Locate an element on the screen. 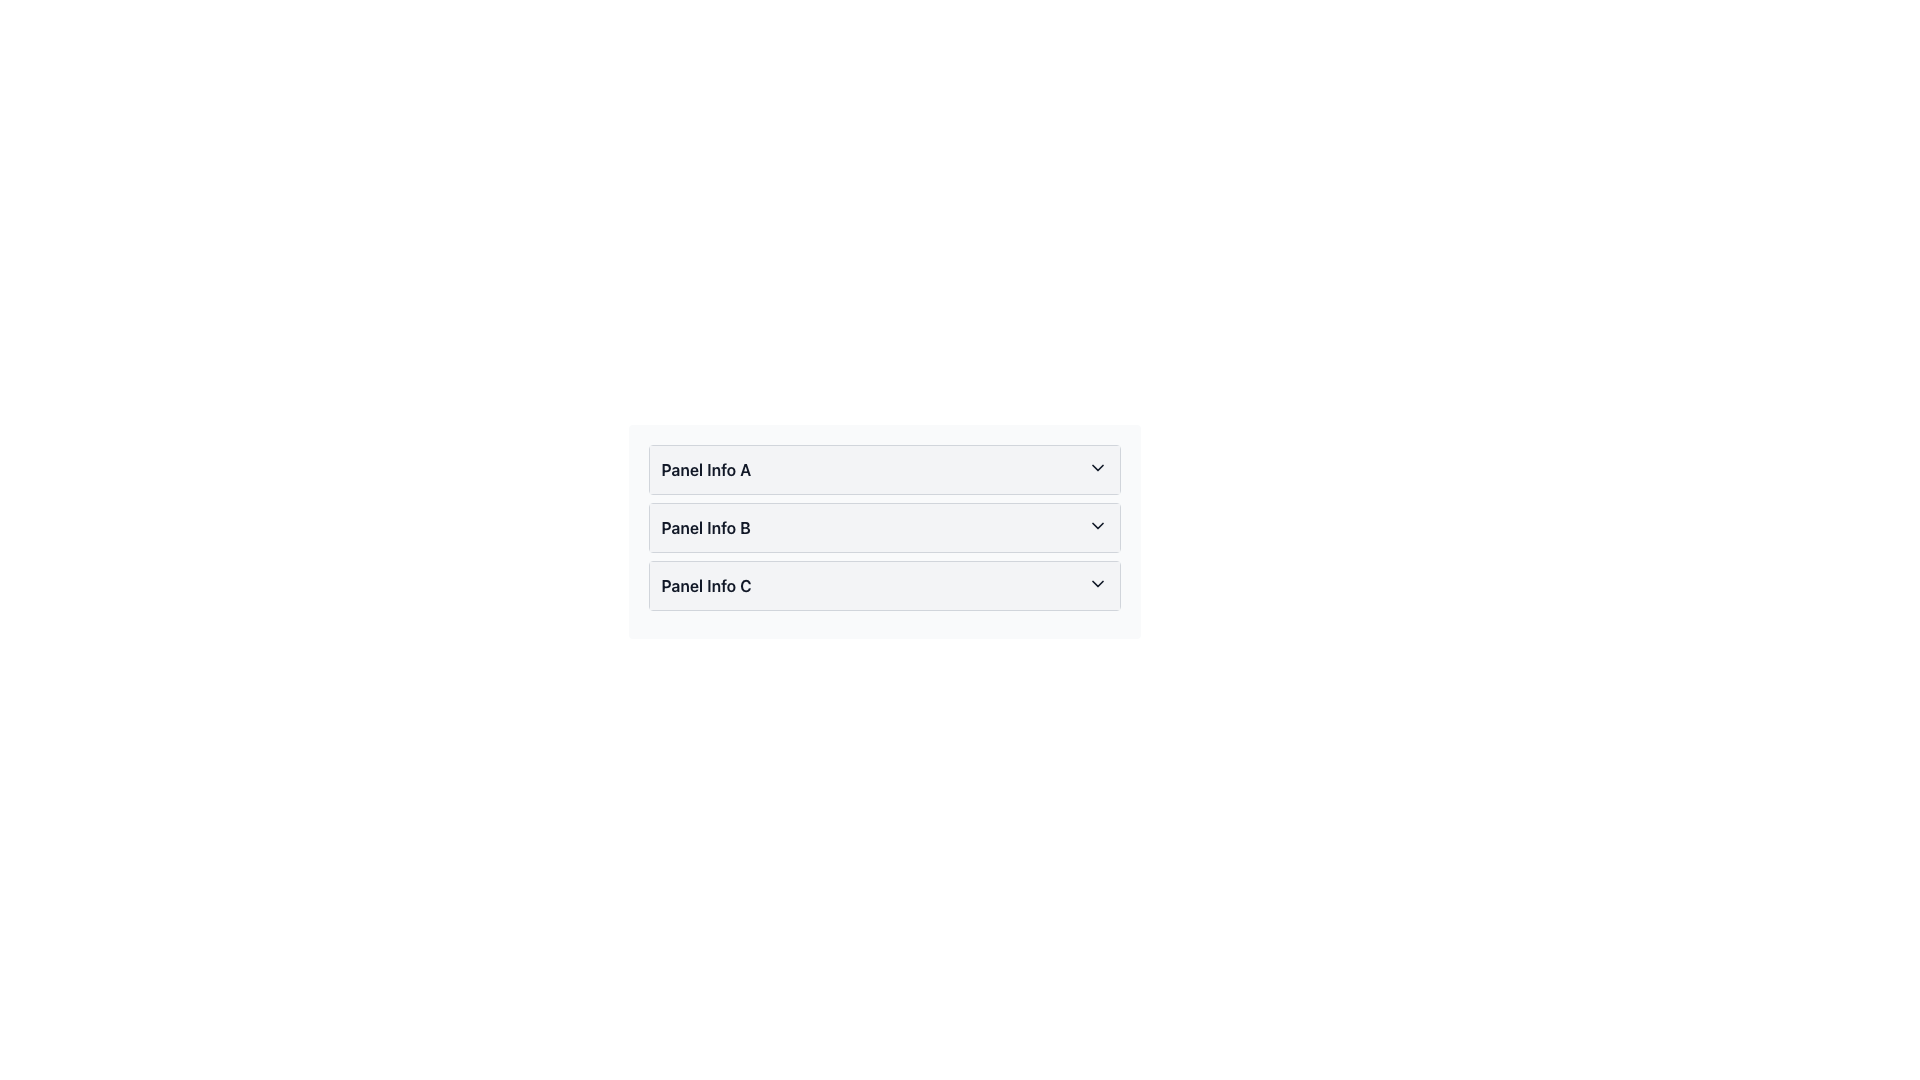 The width and height of the screenshot is (1920, 1080). the downward-pointing chevron icon located at the right end of the 'Panel Info B' panel is located at coordinates (1096, 524).